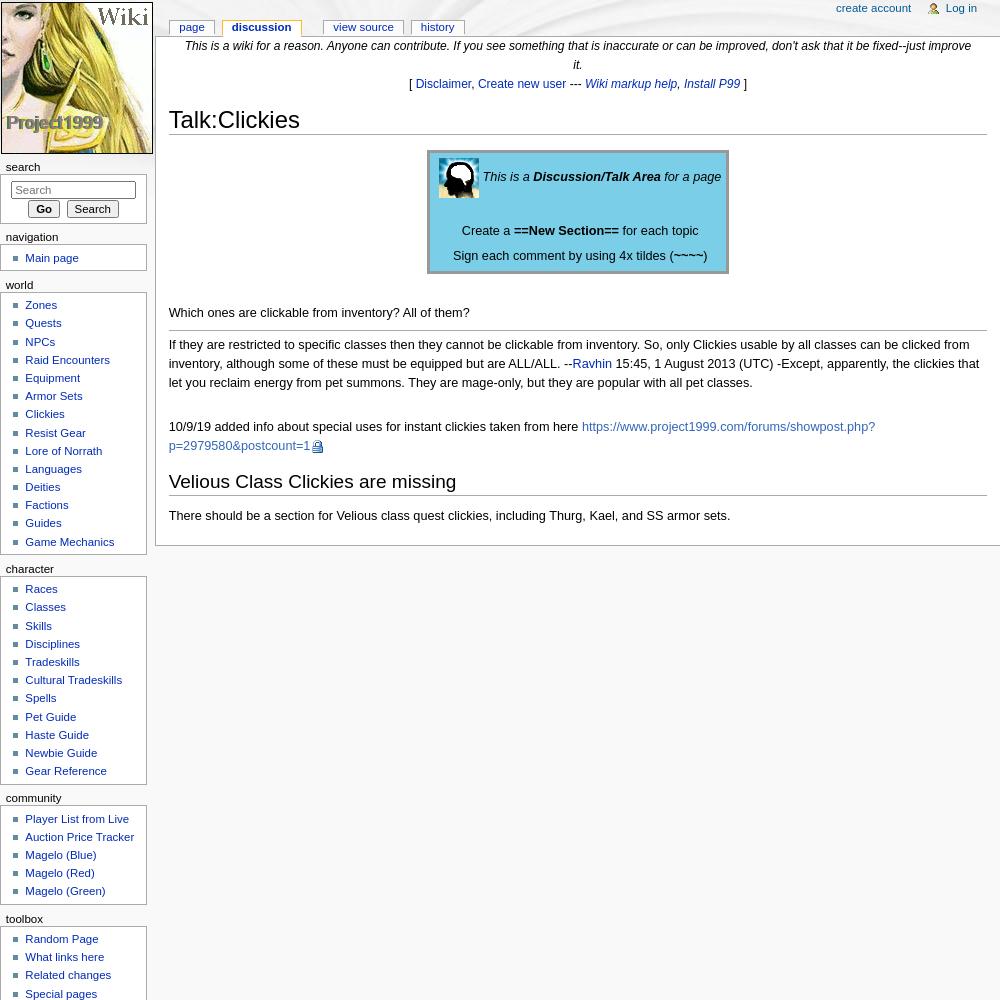  I want to click on 'Factions', so click(46, 505).